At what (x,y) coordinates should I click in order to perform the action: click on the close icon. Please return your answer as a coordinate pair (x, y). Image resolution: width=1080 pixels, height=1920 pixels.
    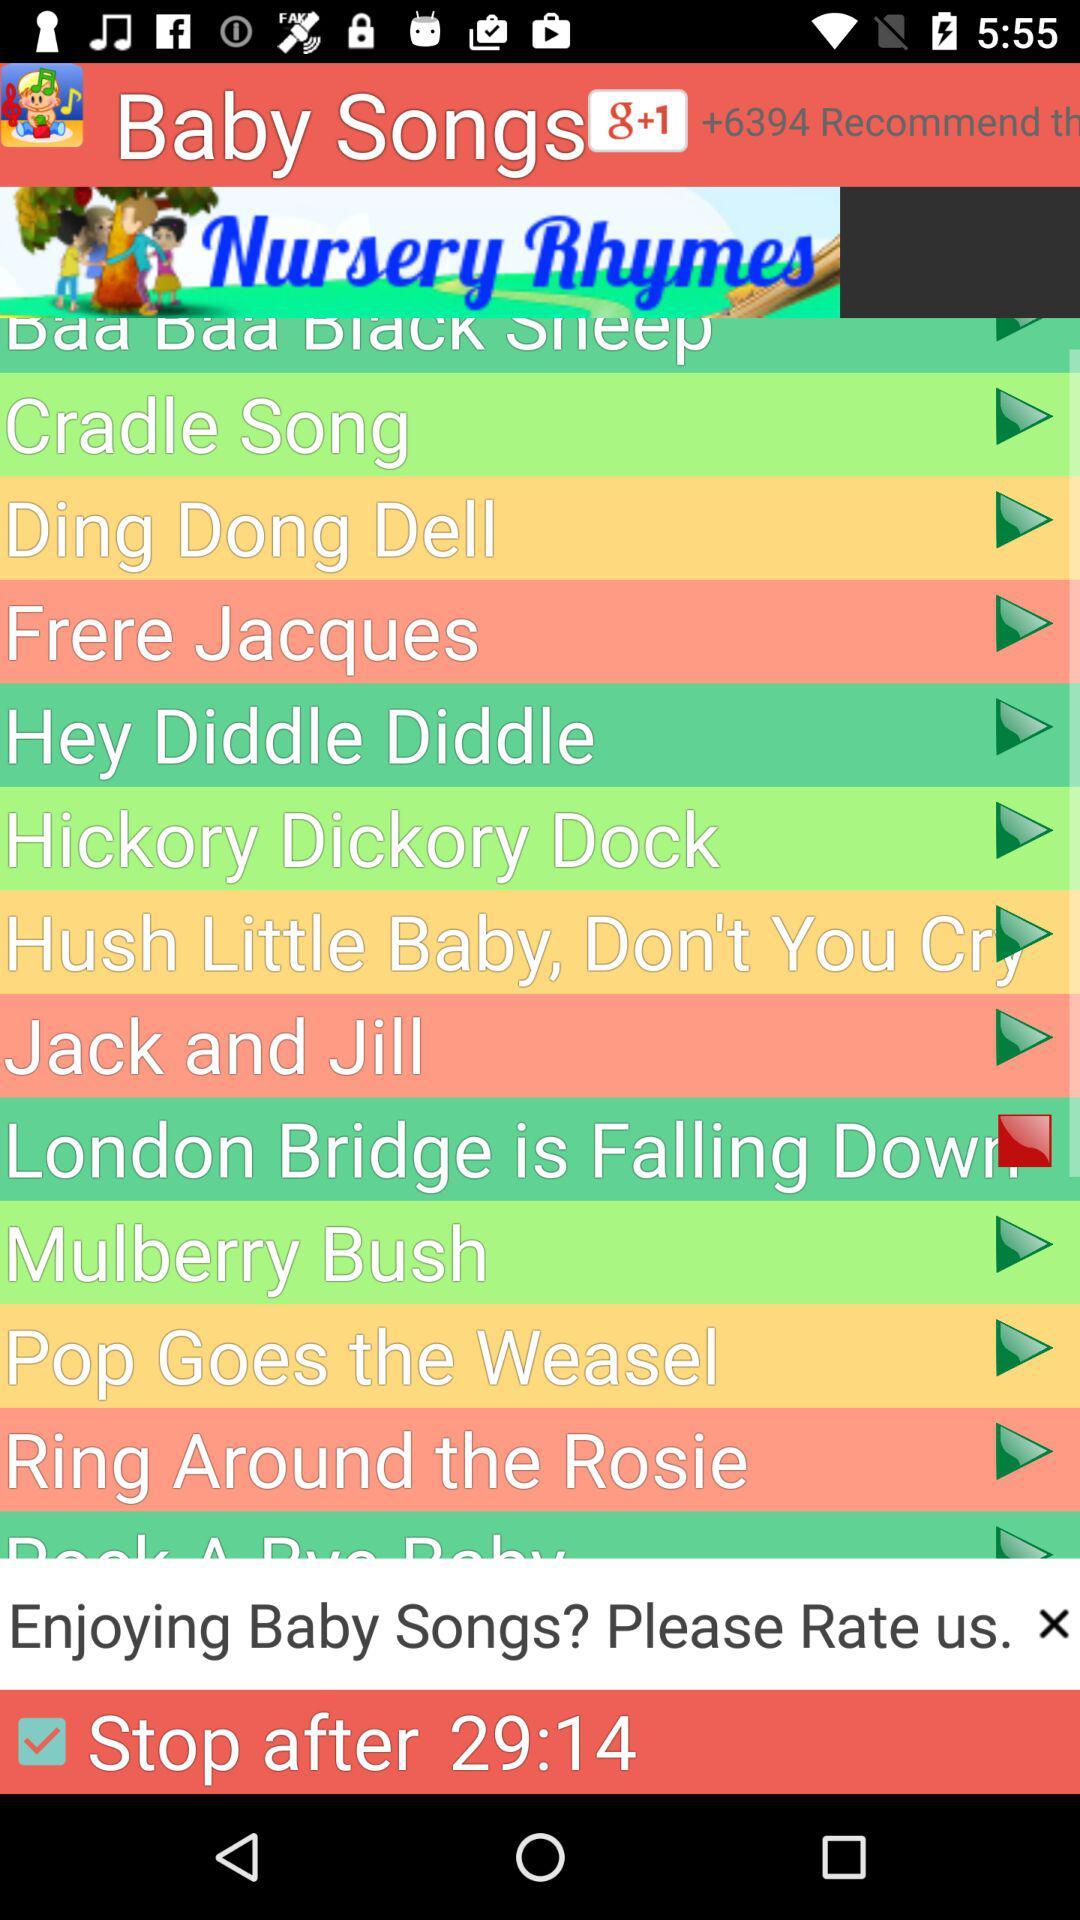
    Looking at the image, I should click on (1053, 1623).